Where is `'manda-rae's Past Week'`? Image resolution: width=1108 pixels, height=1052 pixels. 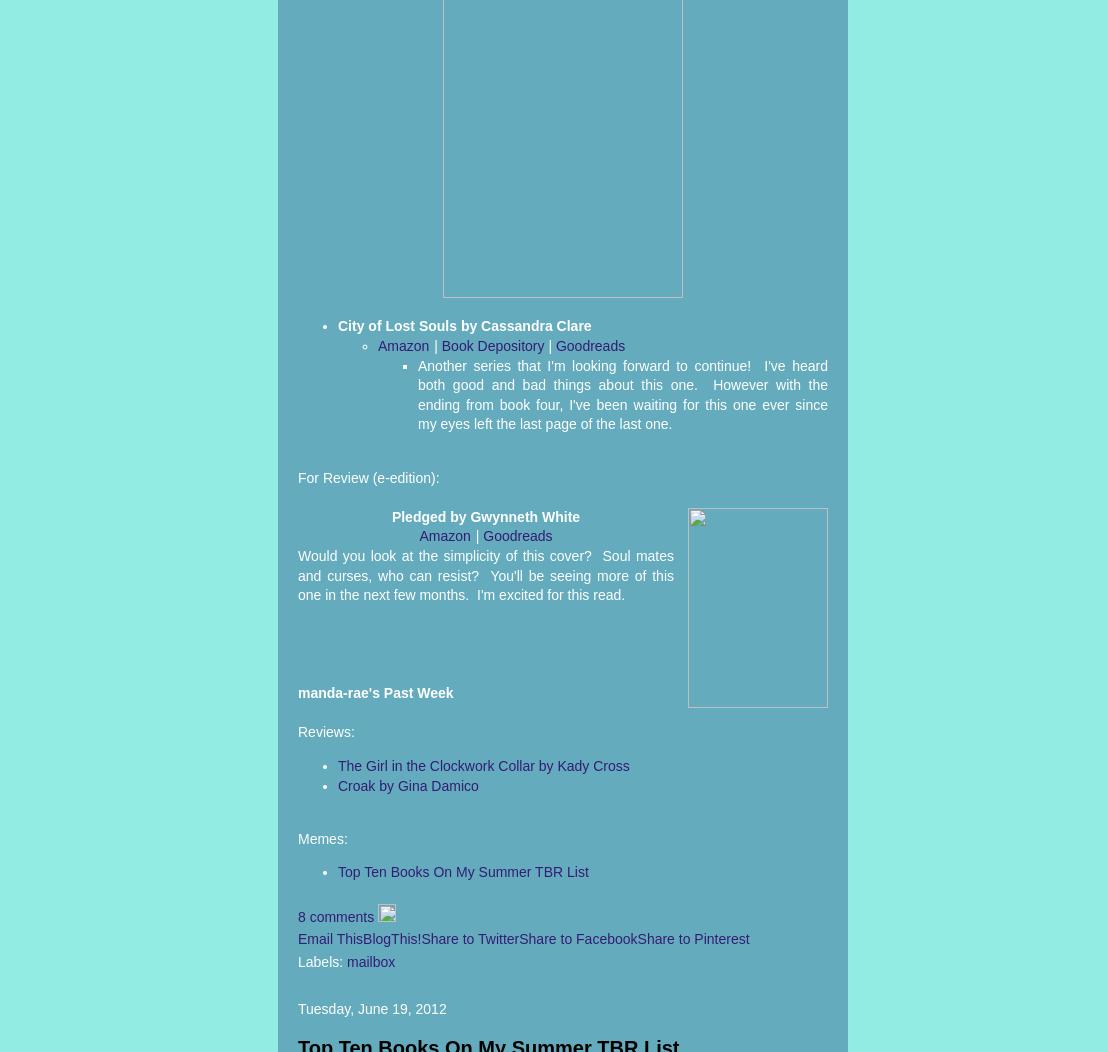
'manda-rae's Past Week' is located at coordinates (375, 691).